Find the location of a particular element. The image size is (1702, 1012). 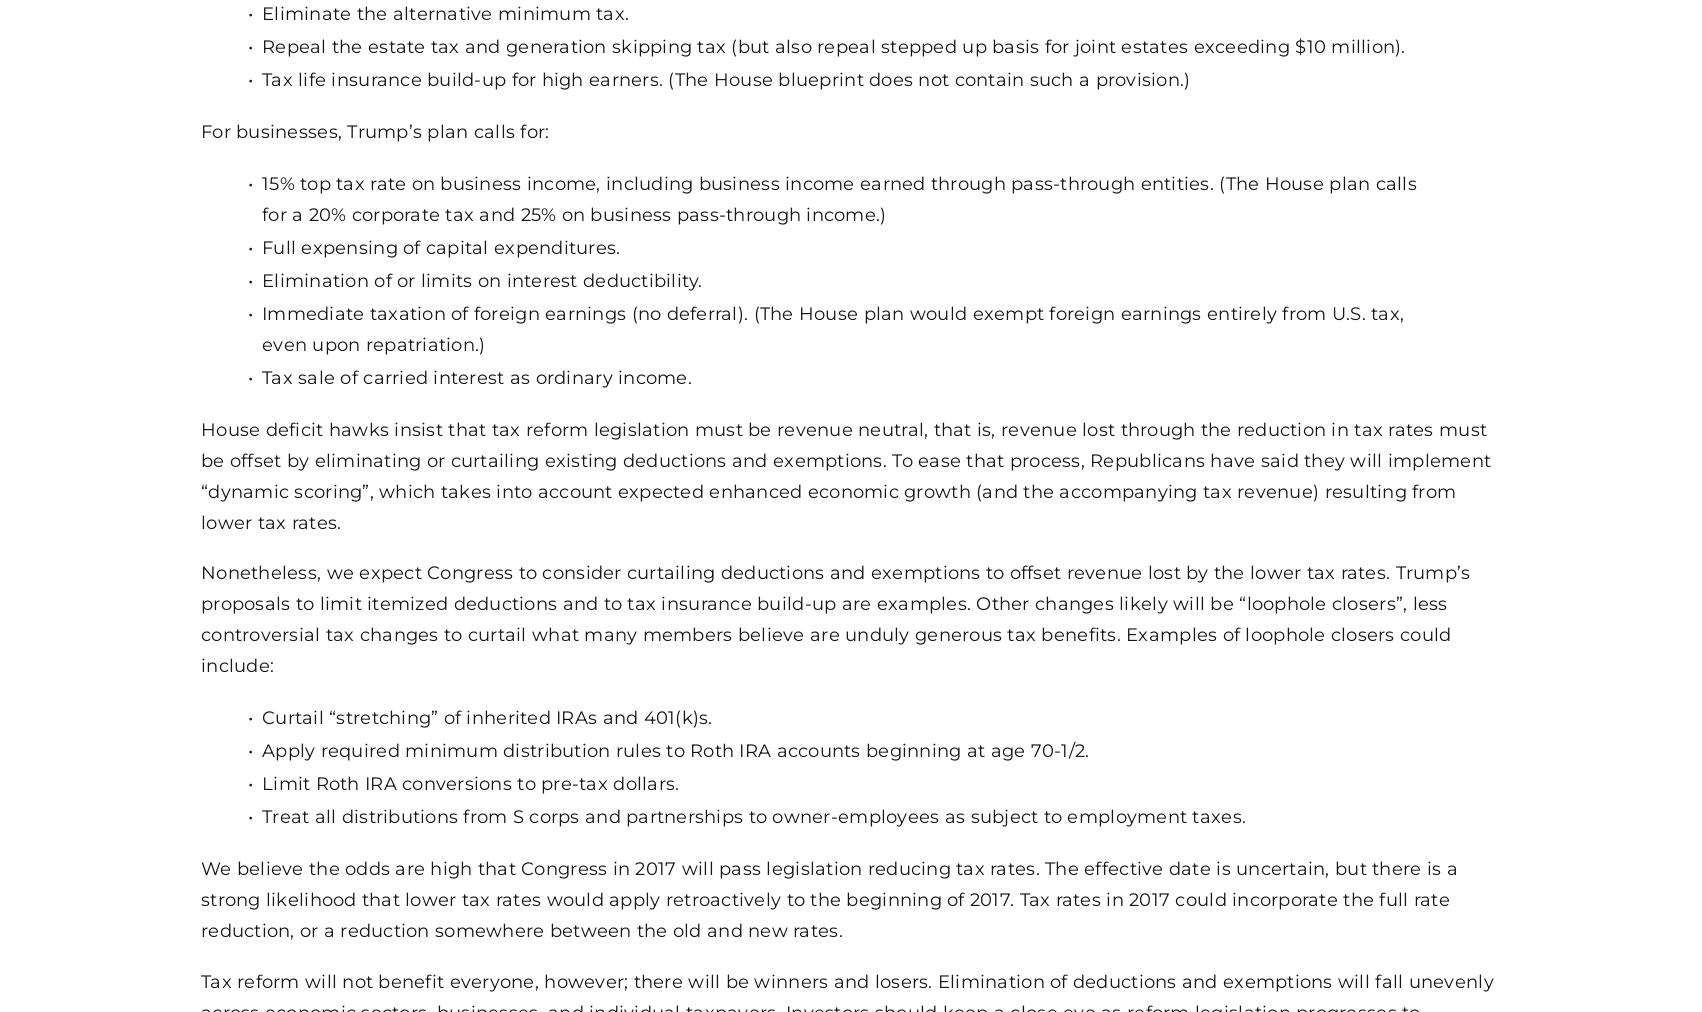

'Tax sale of carried interest as ordinary income.' is located at coordinates (475, 374).